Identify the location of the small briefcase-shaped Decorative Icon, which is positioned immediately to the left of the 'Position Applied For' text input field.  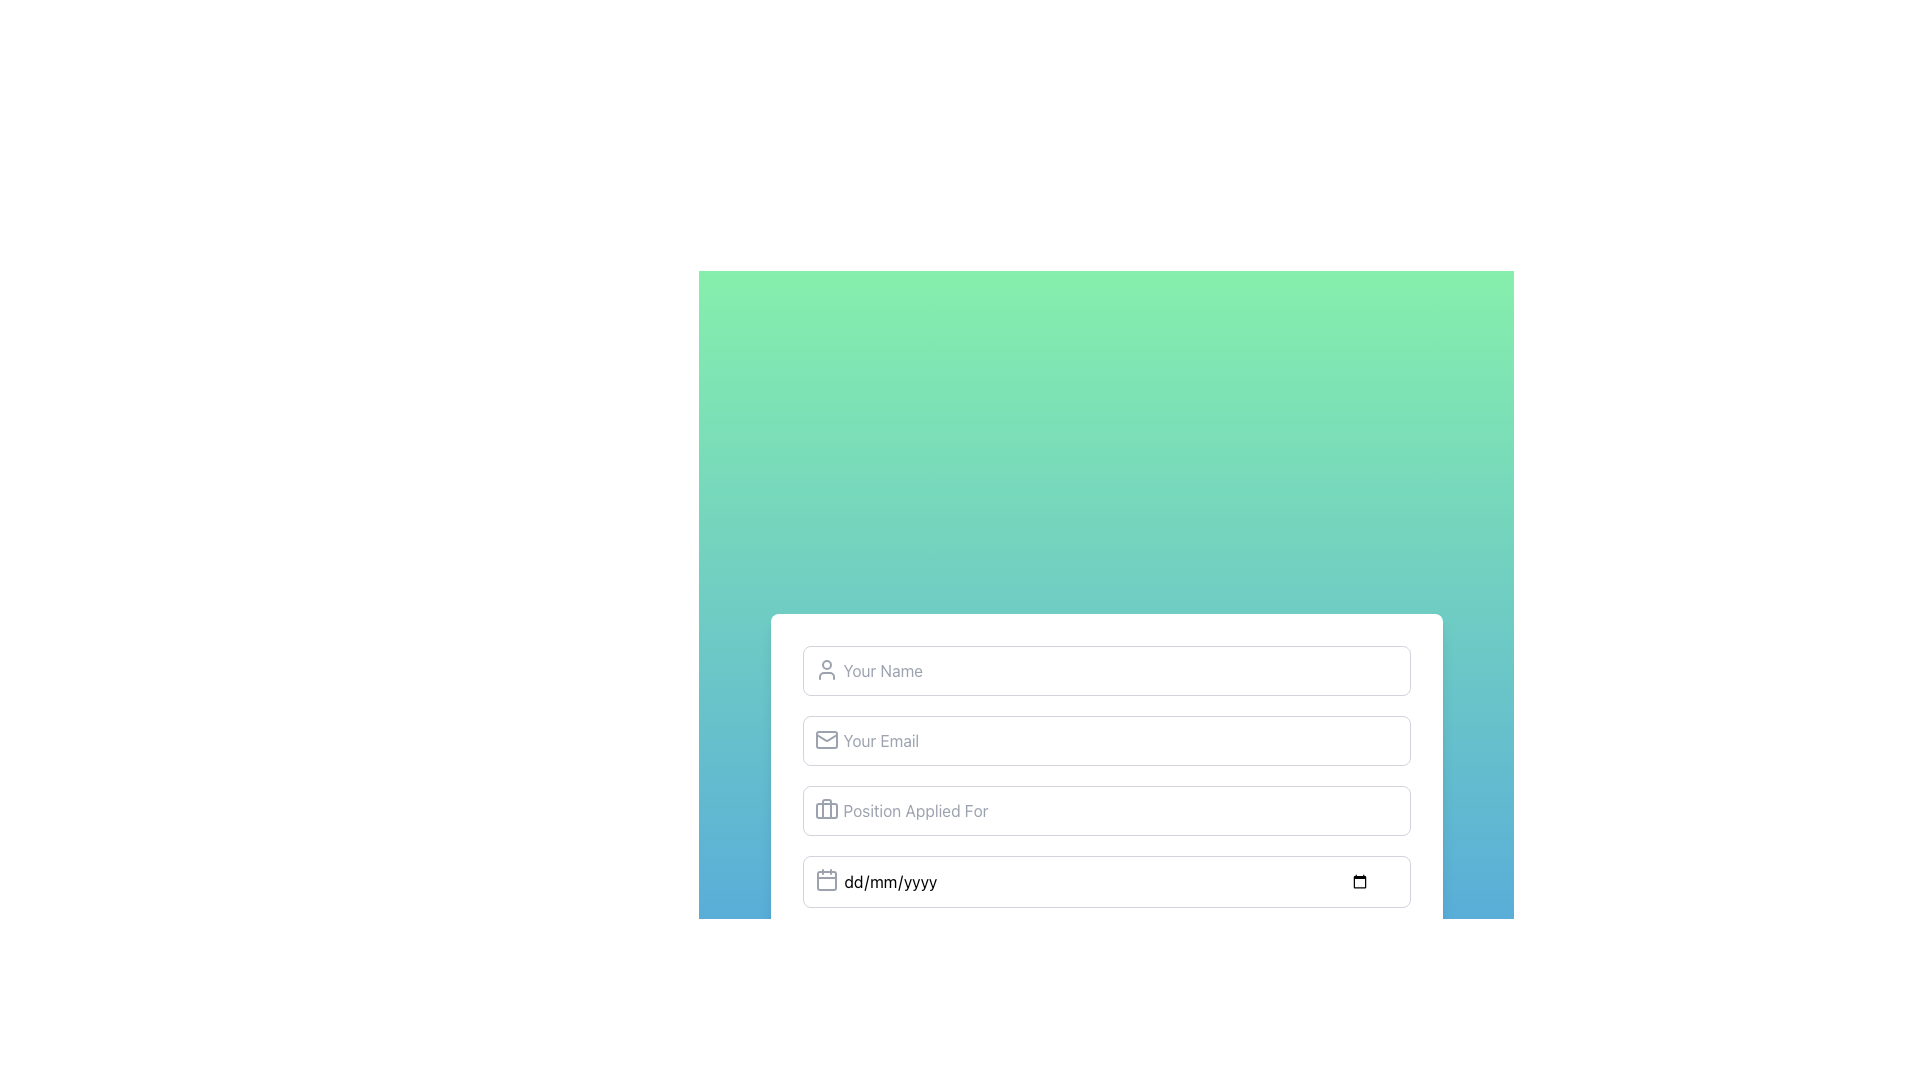
(826, 810).